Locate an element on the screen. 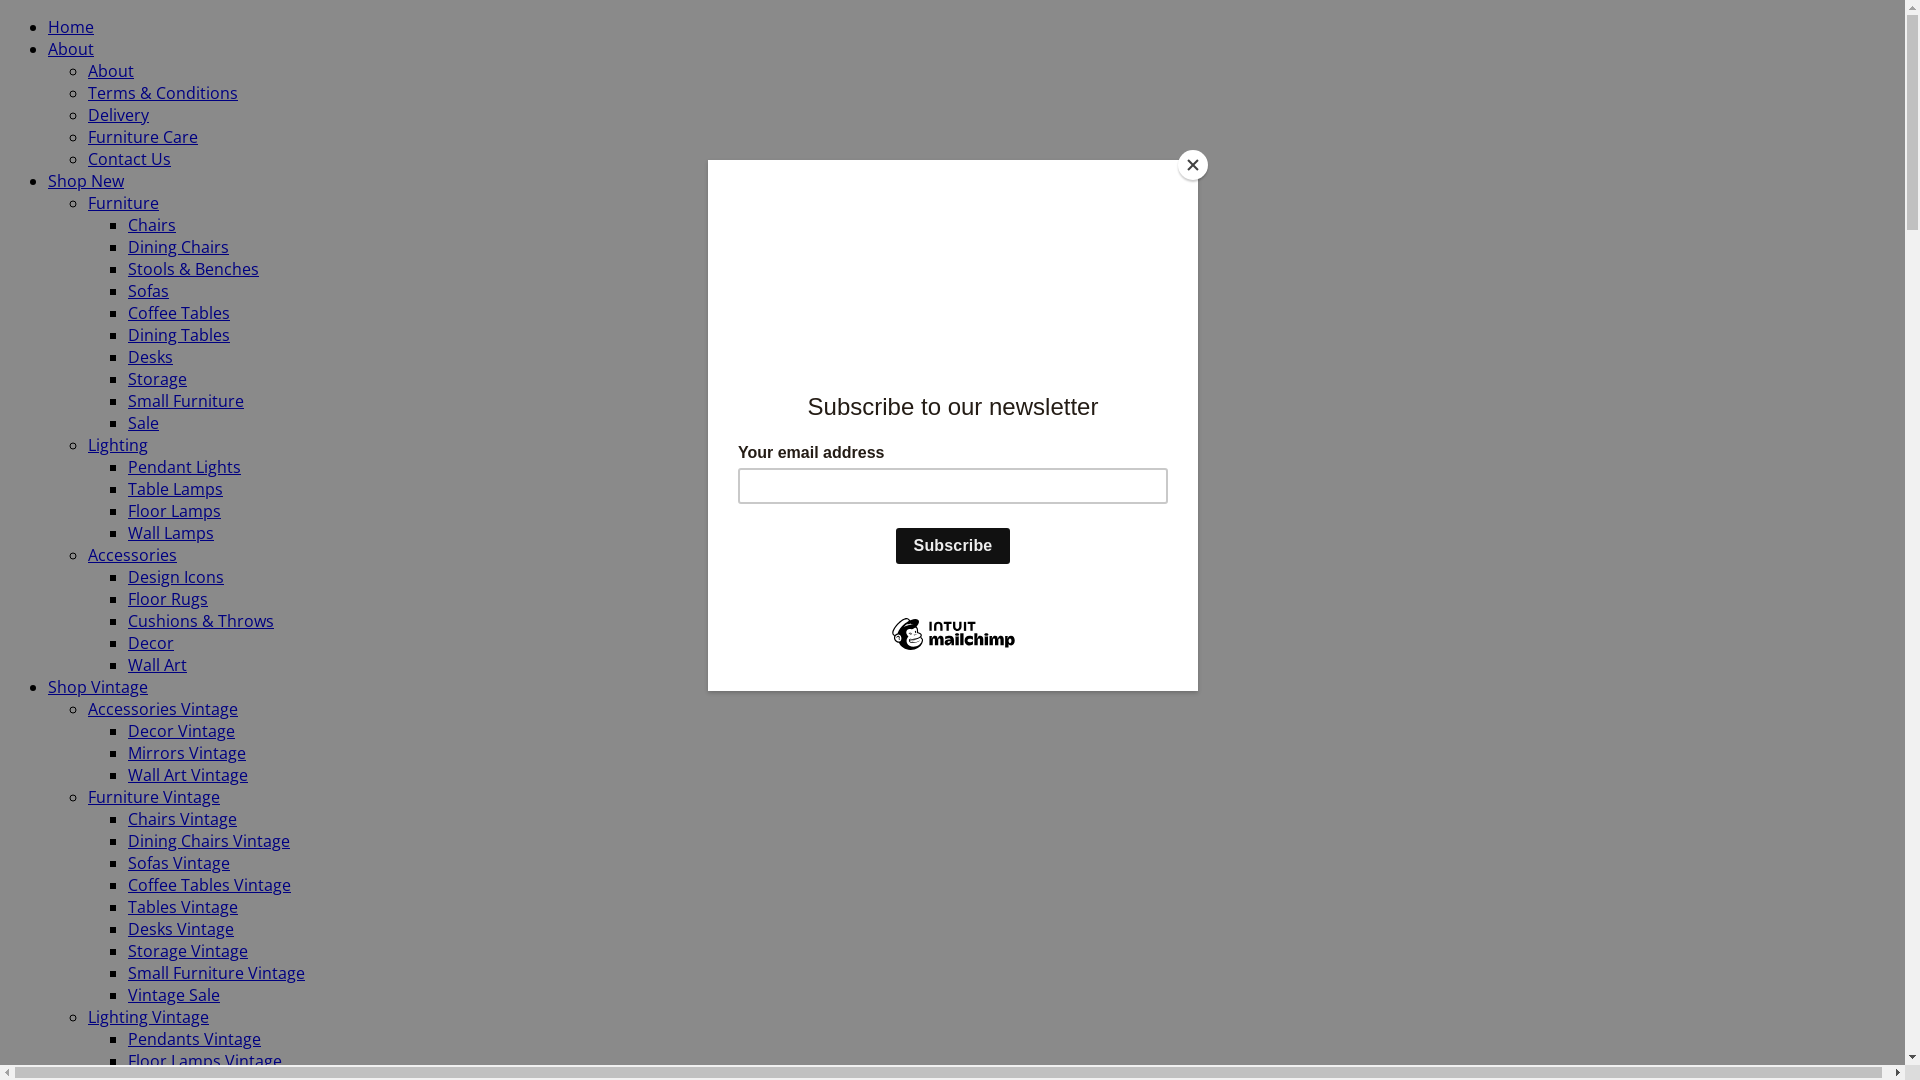  'Home' is located at coordinates (71, 27).